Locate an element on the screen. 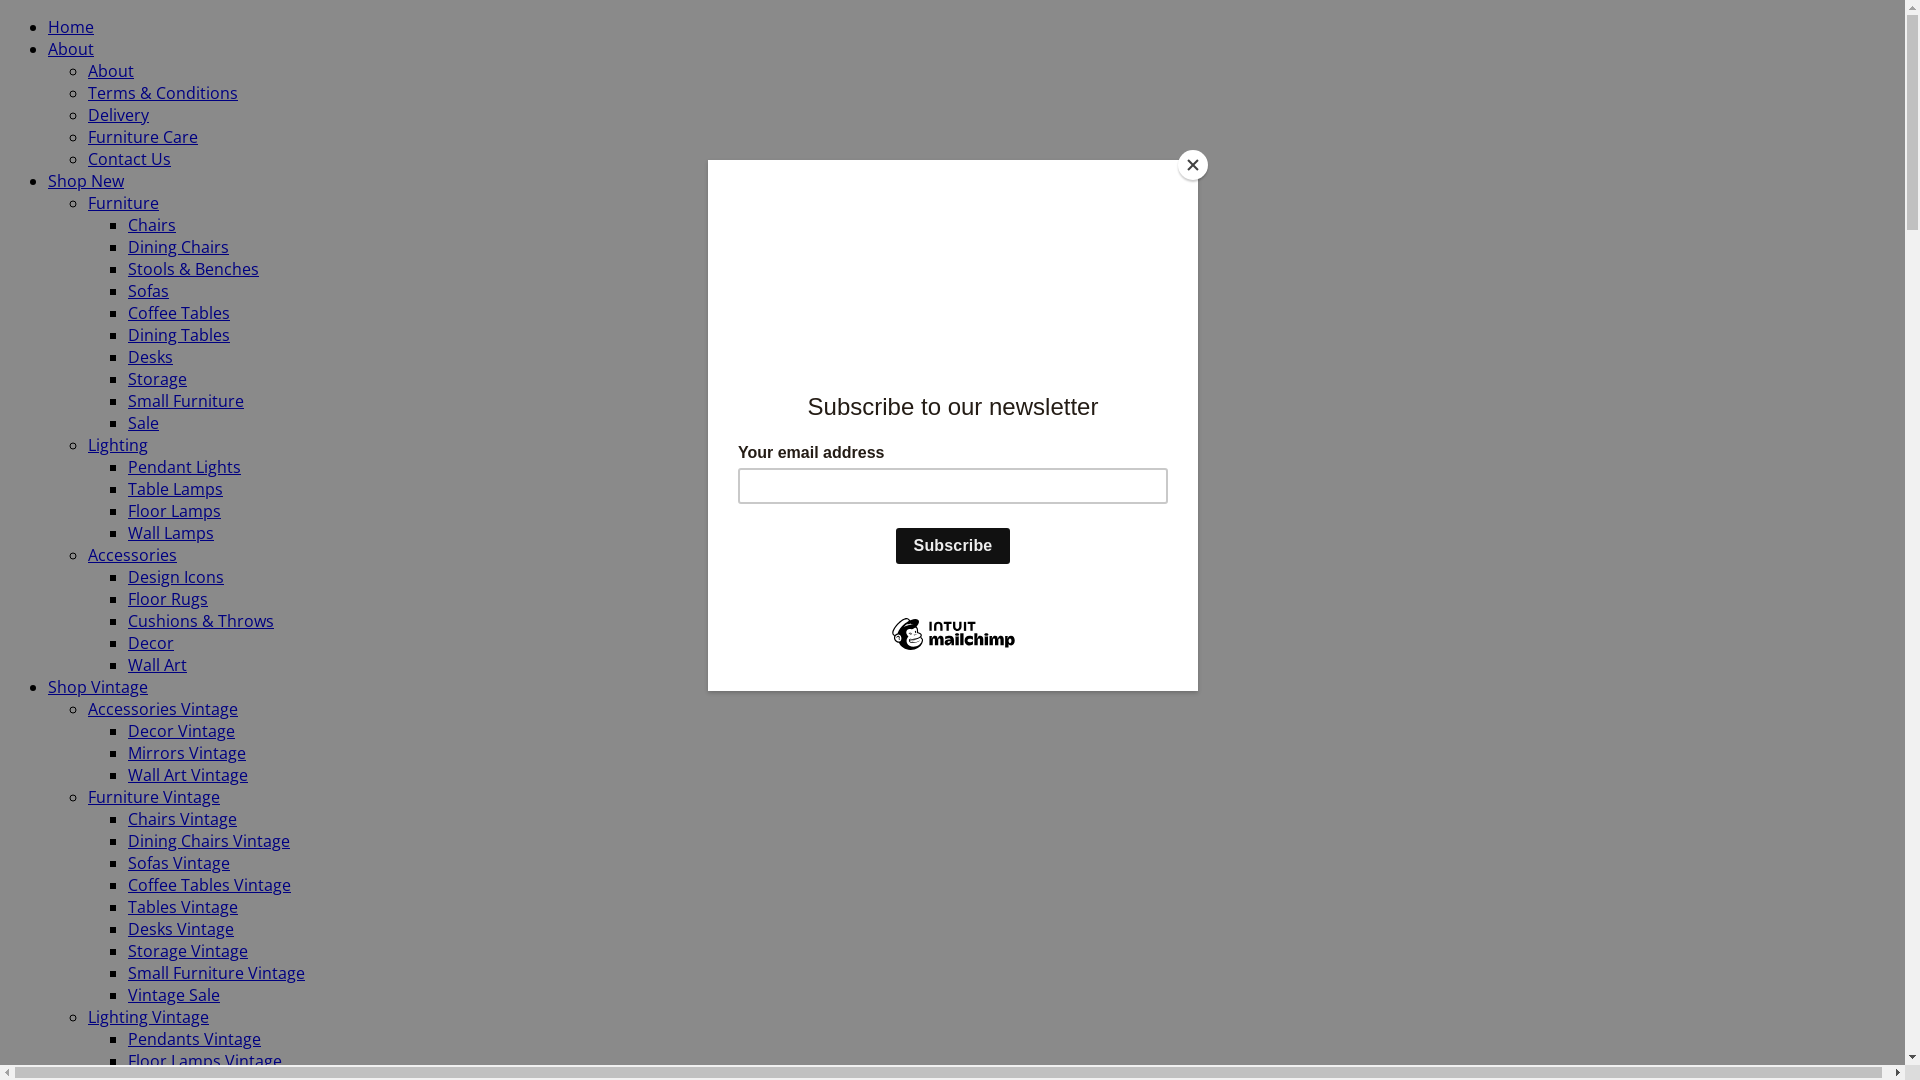  'Home' is located at coordinates (71, 27).